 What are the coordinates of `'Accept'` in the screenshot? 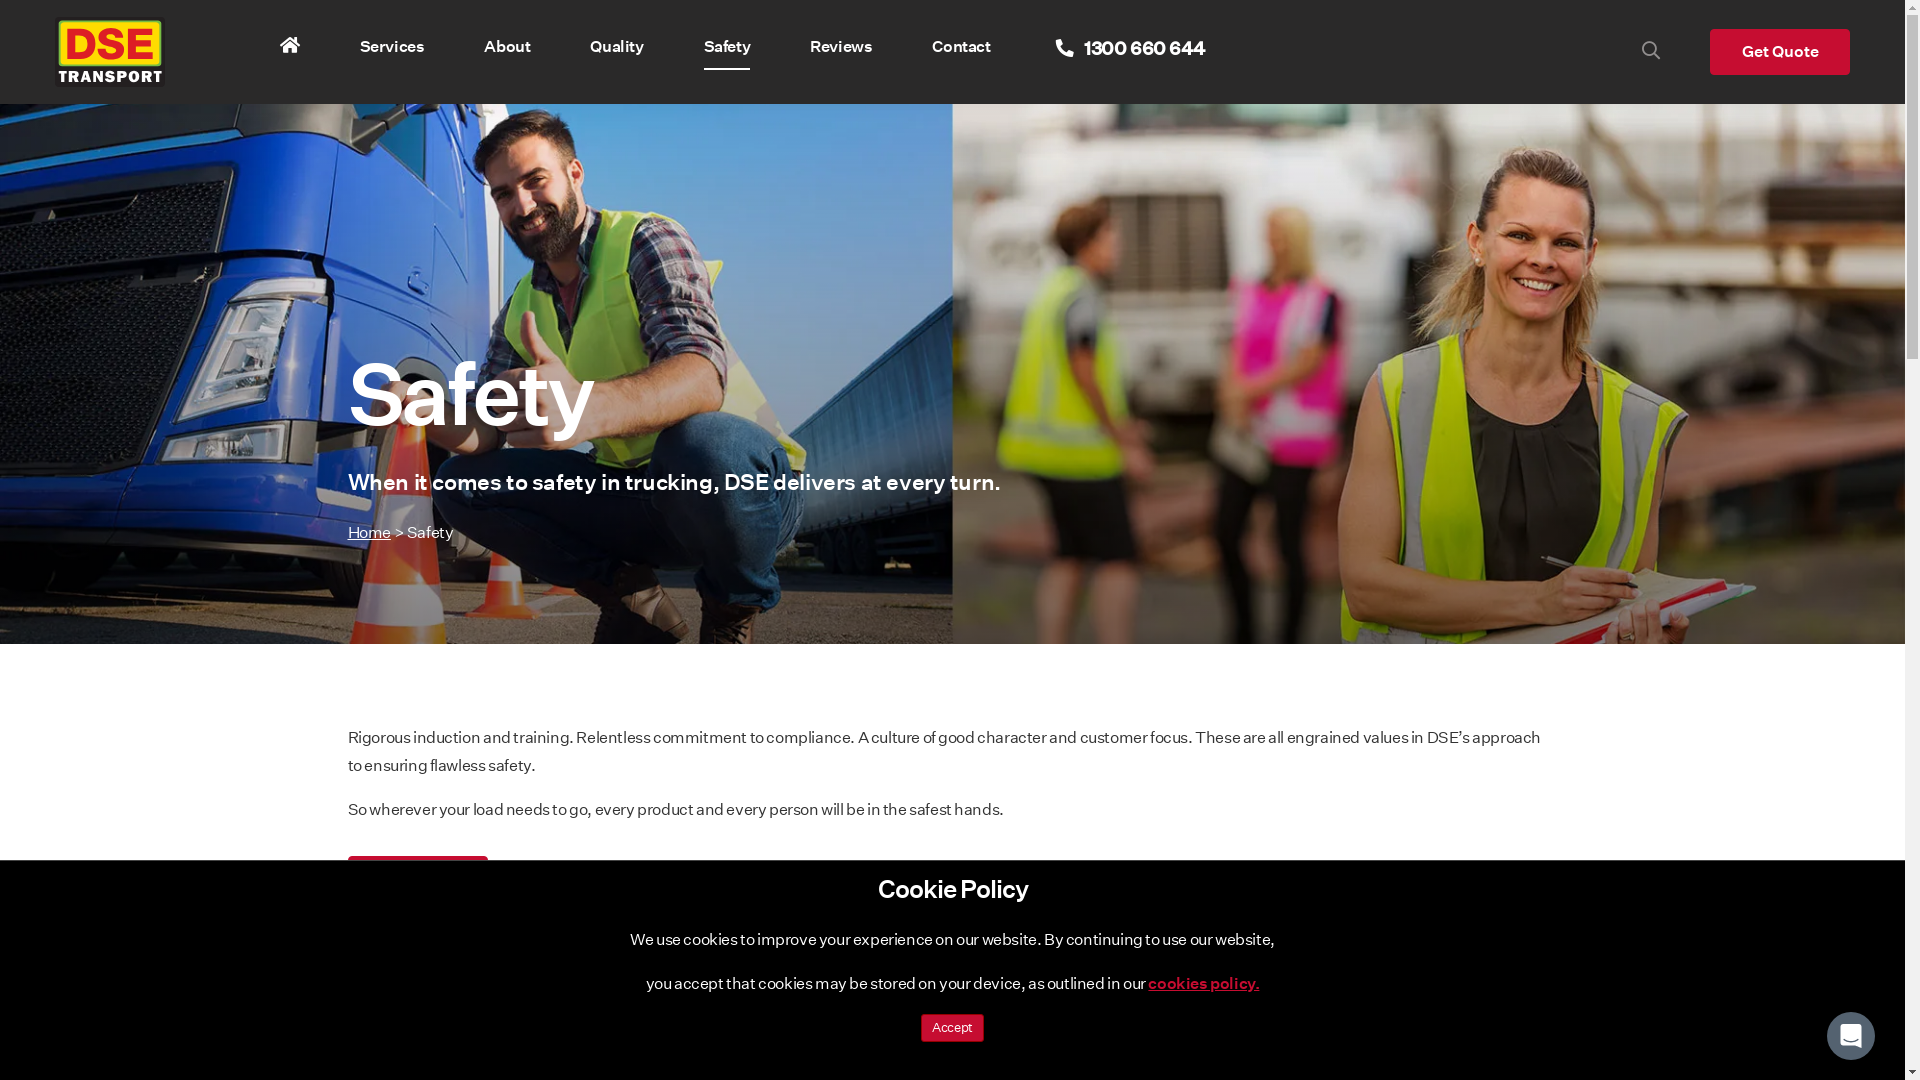 It's located at (951, 1028).